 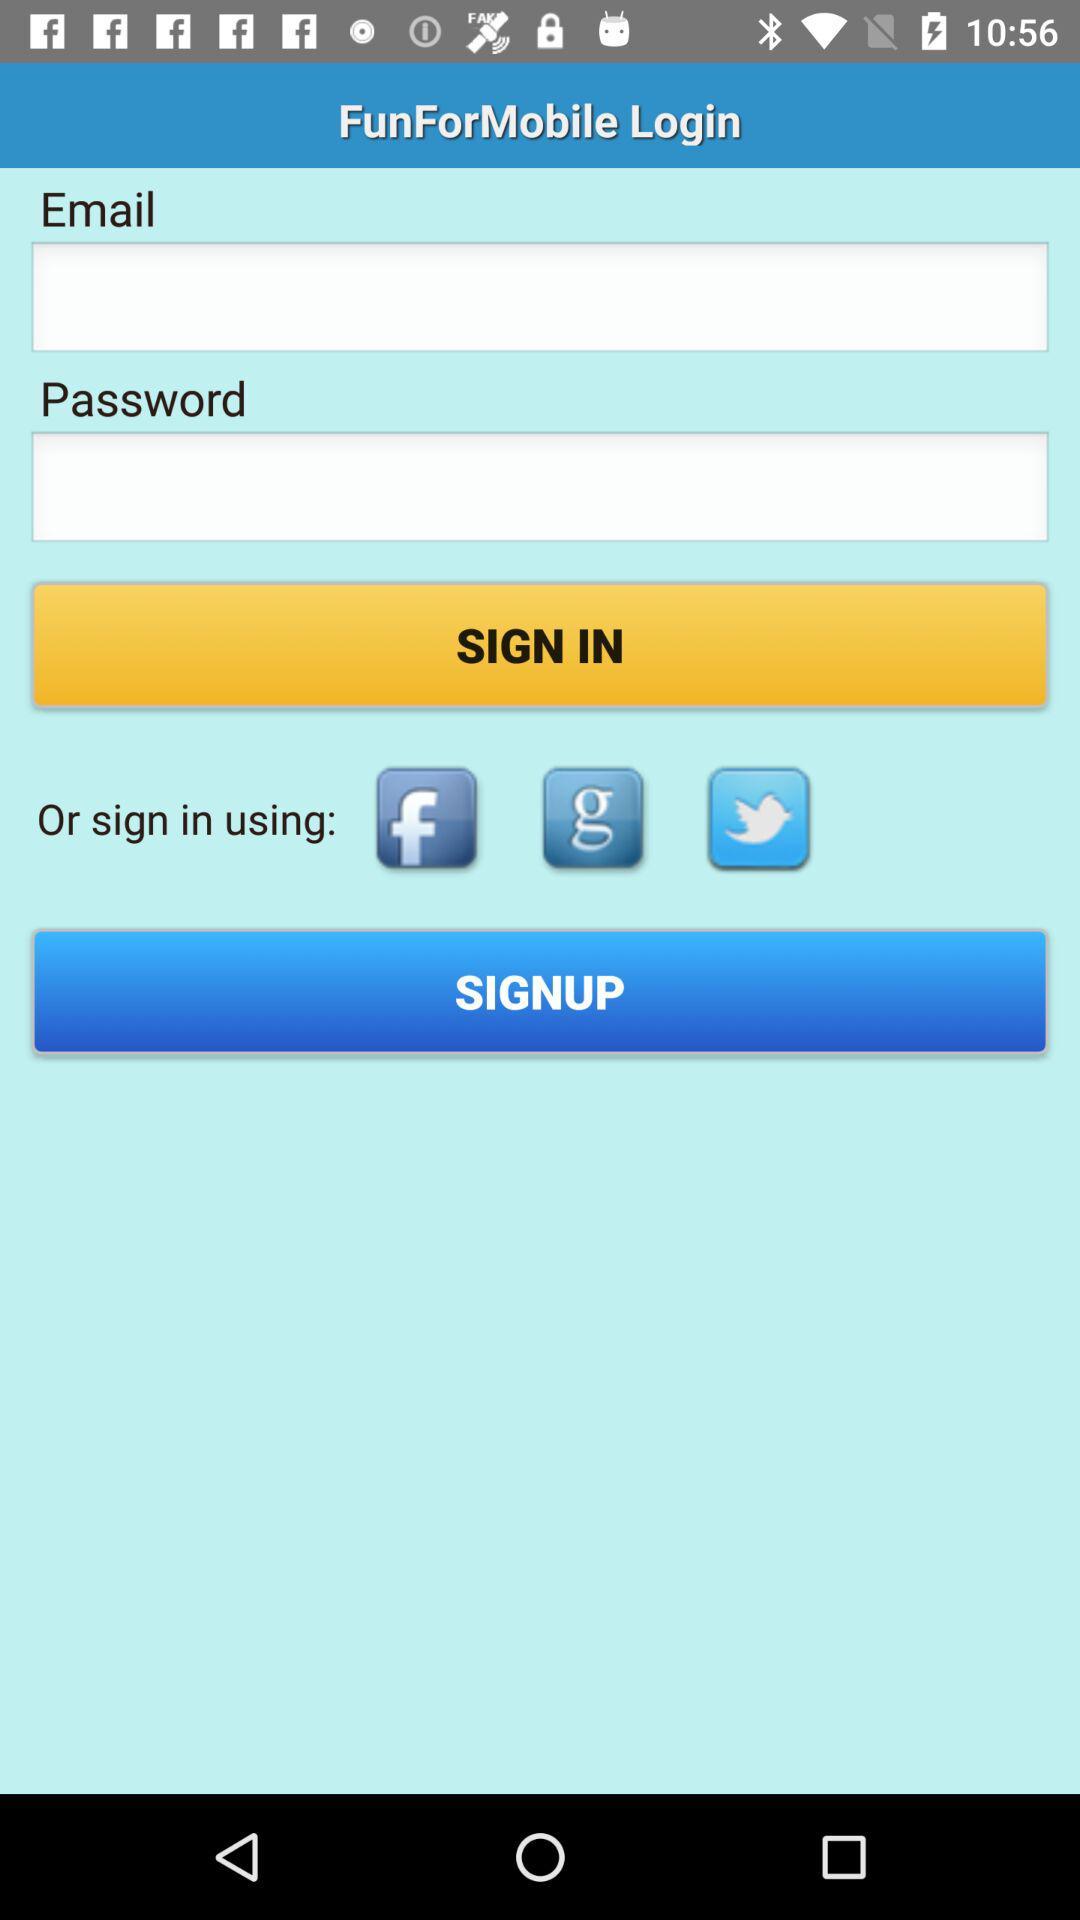 What do you see at coordinates (759, 818) in the screenshot?
I see `the item above the signup item` at bounding box center [759, 818].